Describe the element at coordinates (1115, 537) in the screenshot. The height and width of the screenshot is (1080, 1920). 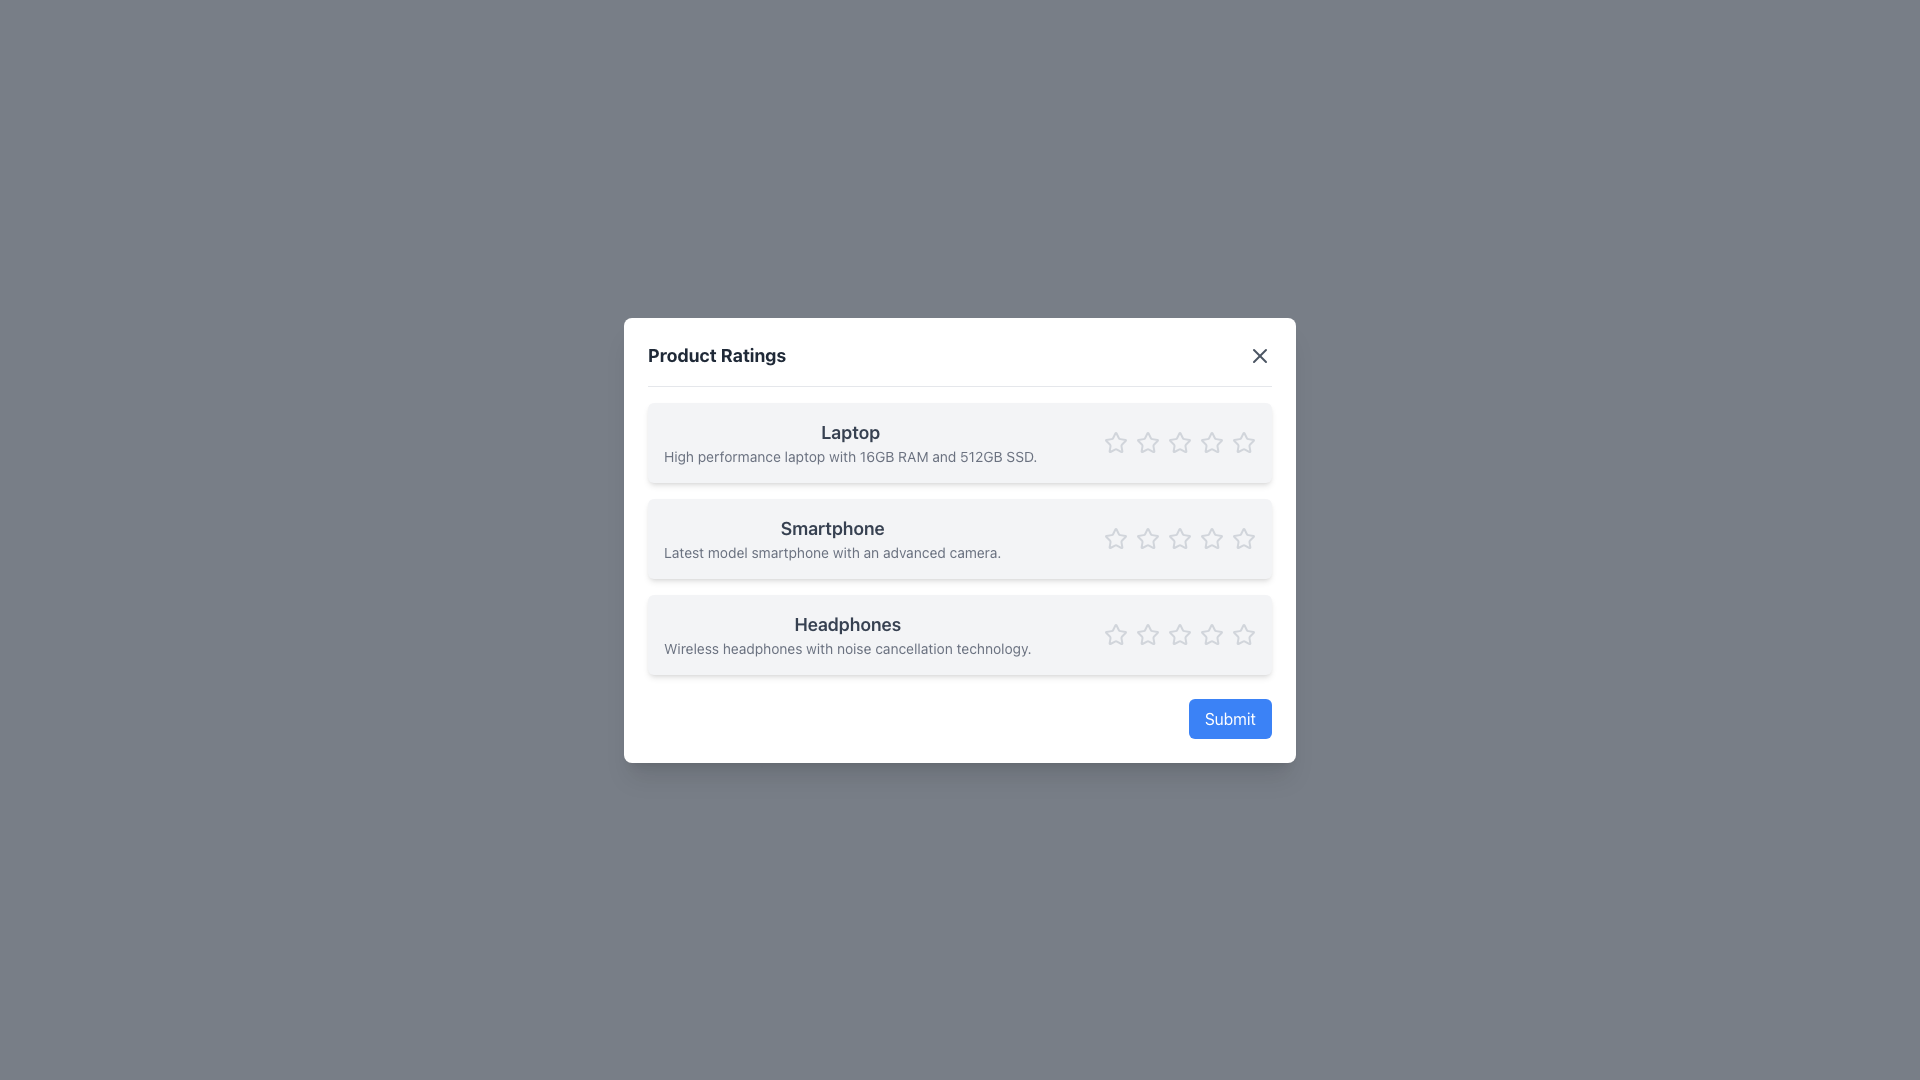
I see `the first star-shaped vector graphic representing a rating for the 'Smartphone' product` at that location.